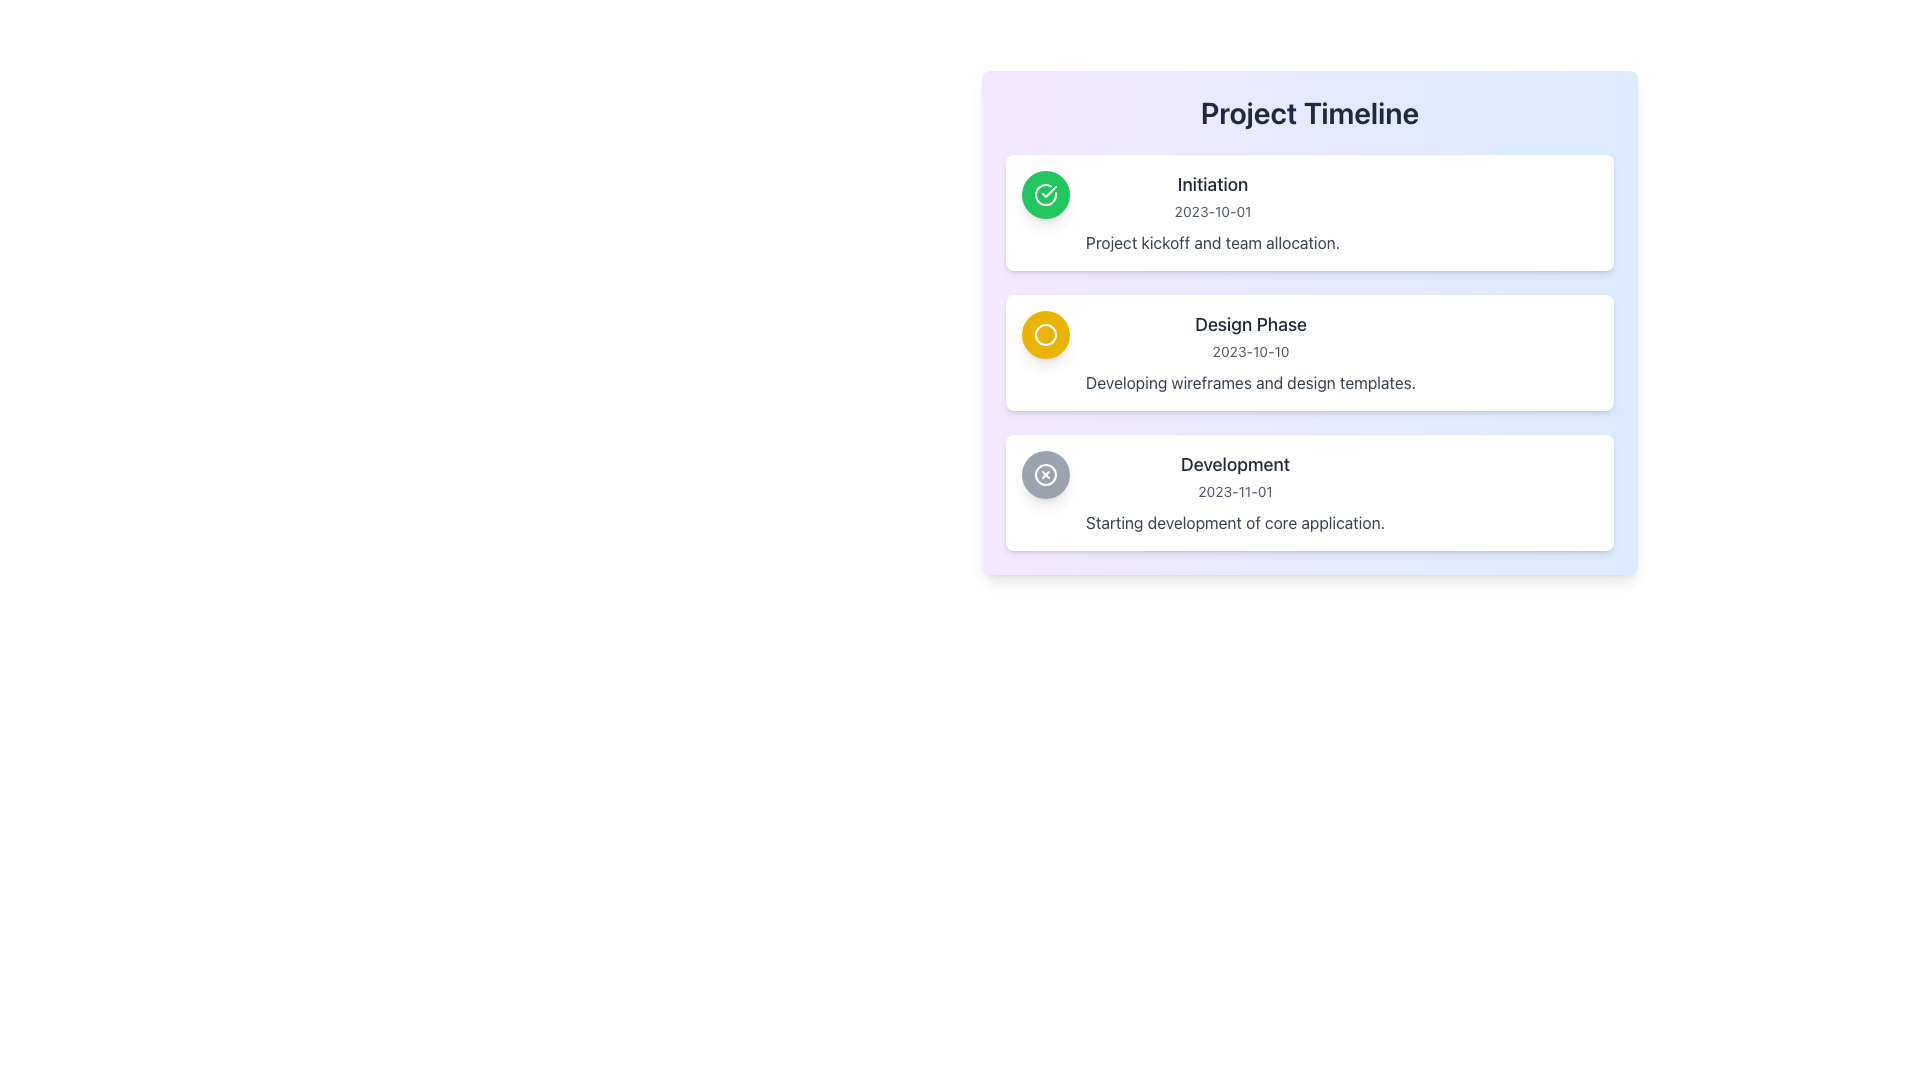 This screenshot has width=1920, height=1080. What do you see at coordinates (1250, 382) in the screenshot?
I see `static text label located beneath the 'Design Phase' header and date '2023-10-10', which provides information about the activities related to the design phase` at bounding box center [1250, 382].